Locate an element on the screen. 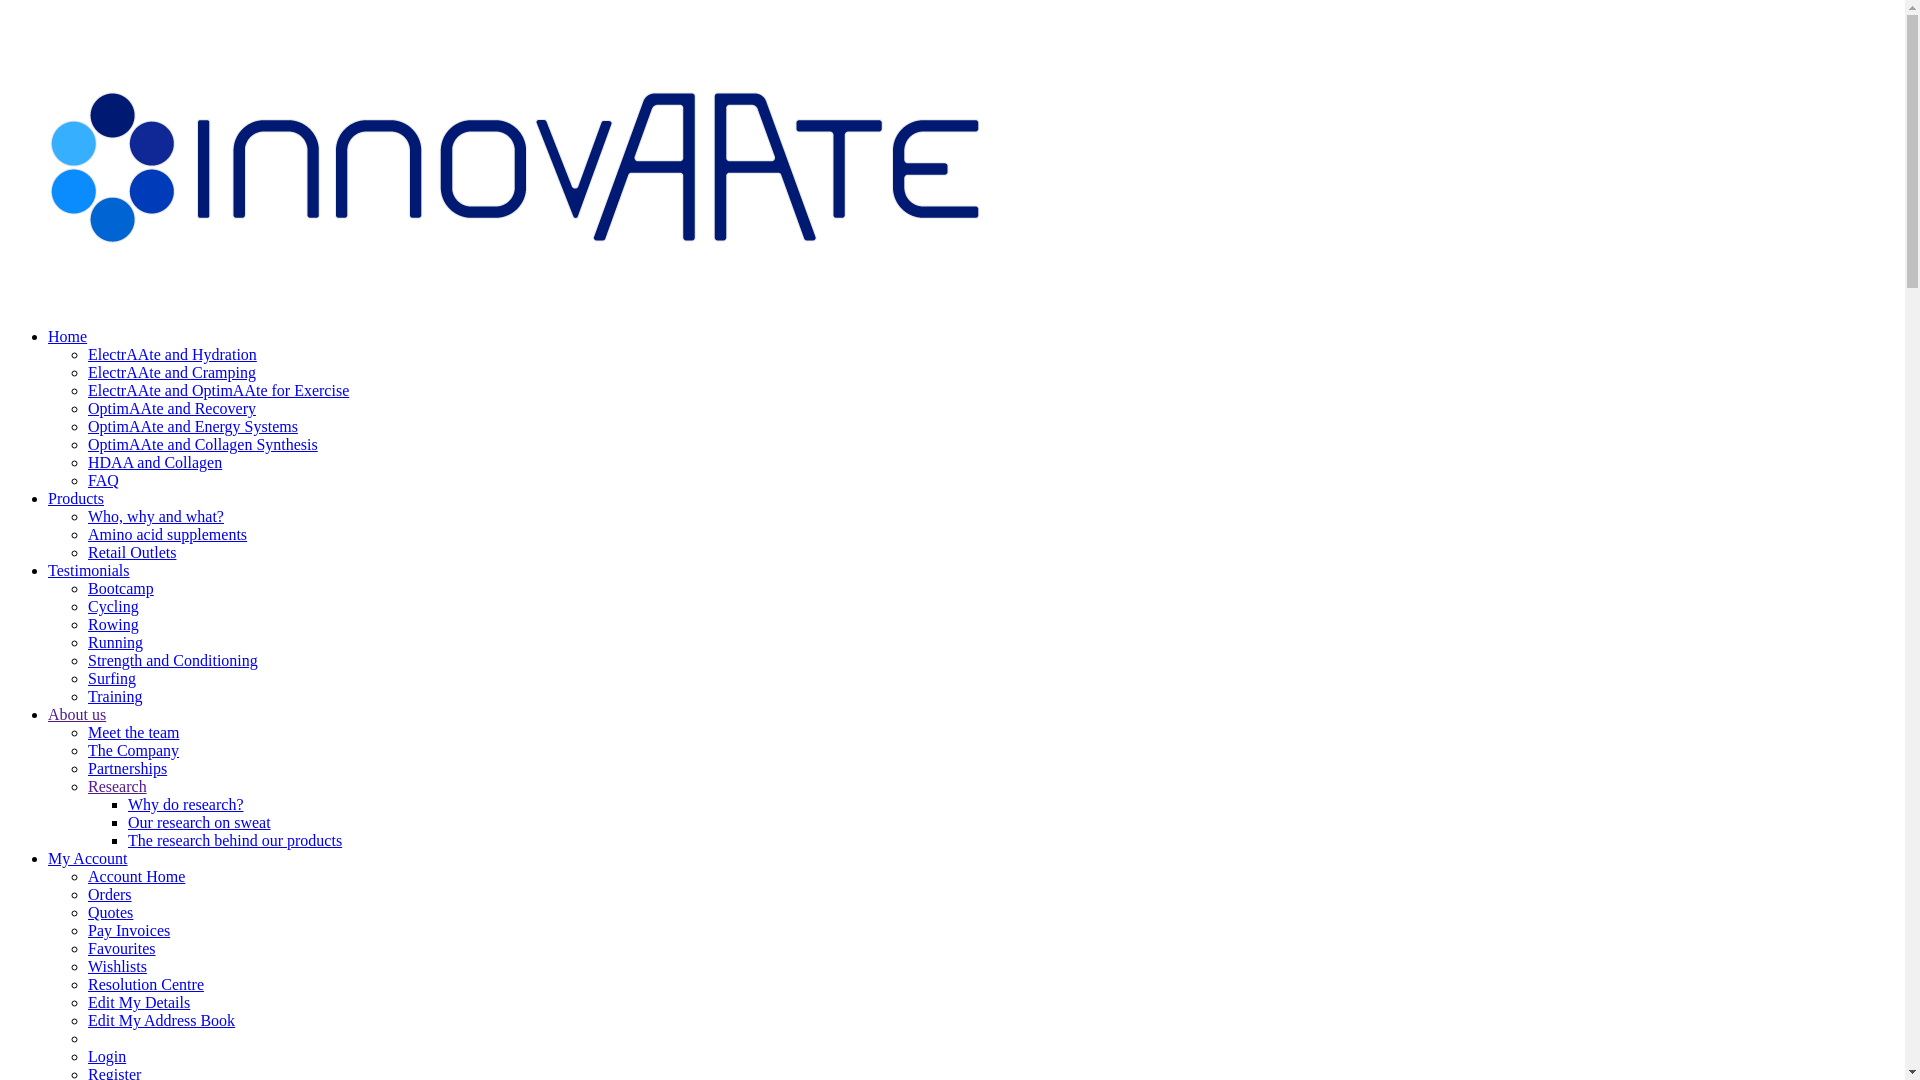 This screenshot has width=1920, height=1080. 'About us' is located at coordinates (76, 713).